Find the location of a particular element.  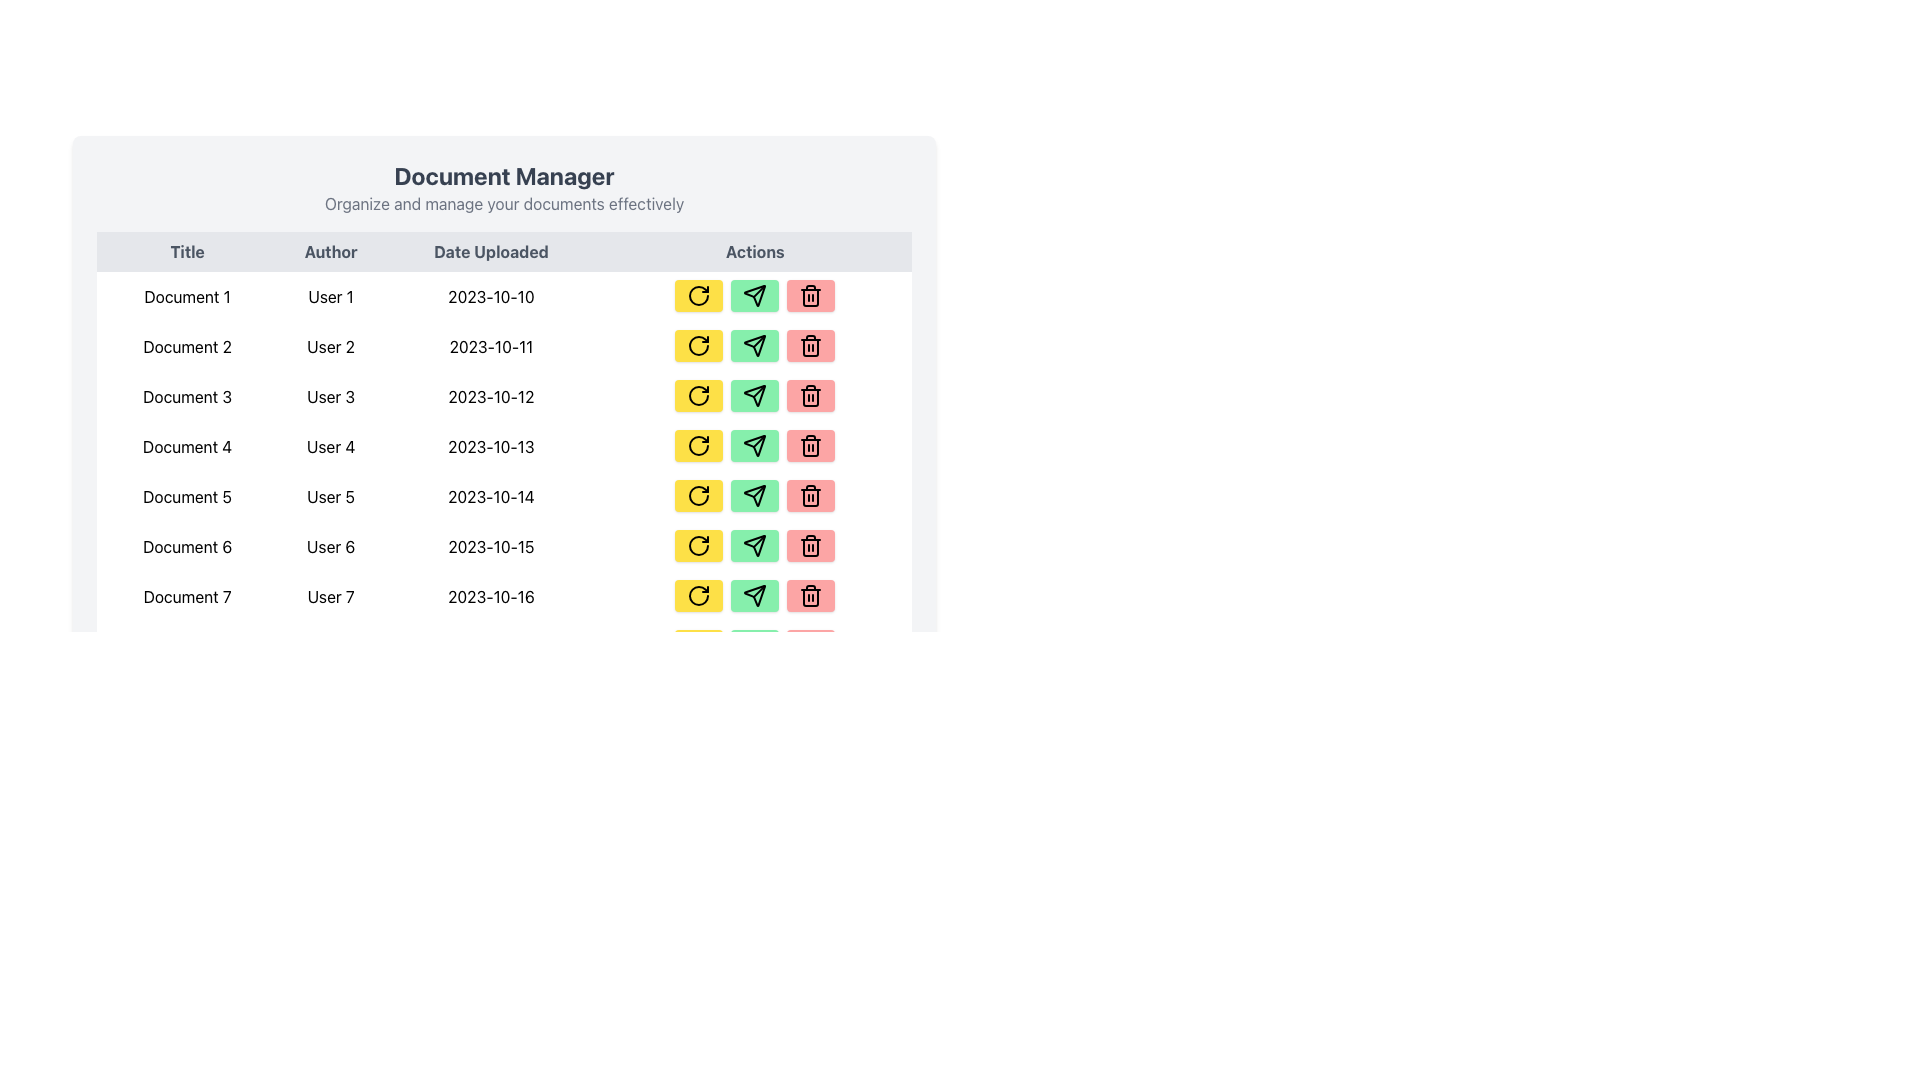

the green button with a paper plane icon in the 'Actions' column of the document management interface, located between the yellow refresh button and the red delete button is located at coordinates (754, 546).